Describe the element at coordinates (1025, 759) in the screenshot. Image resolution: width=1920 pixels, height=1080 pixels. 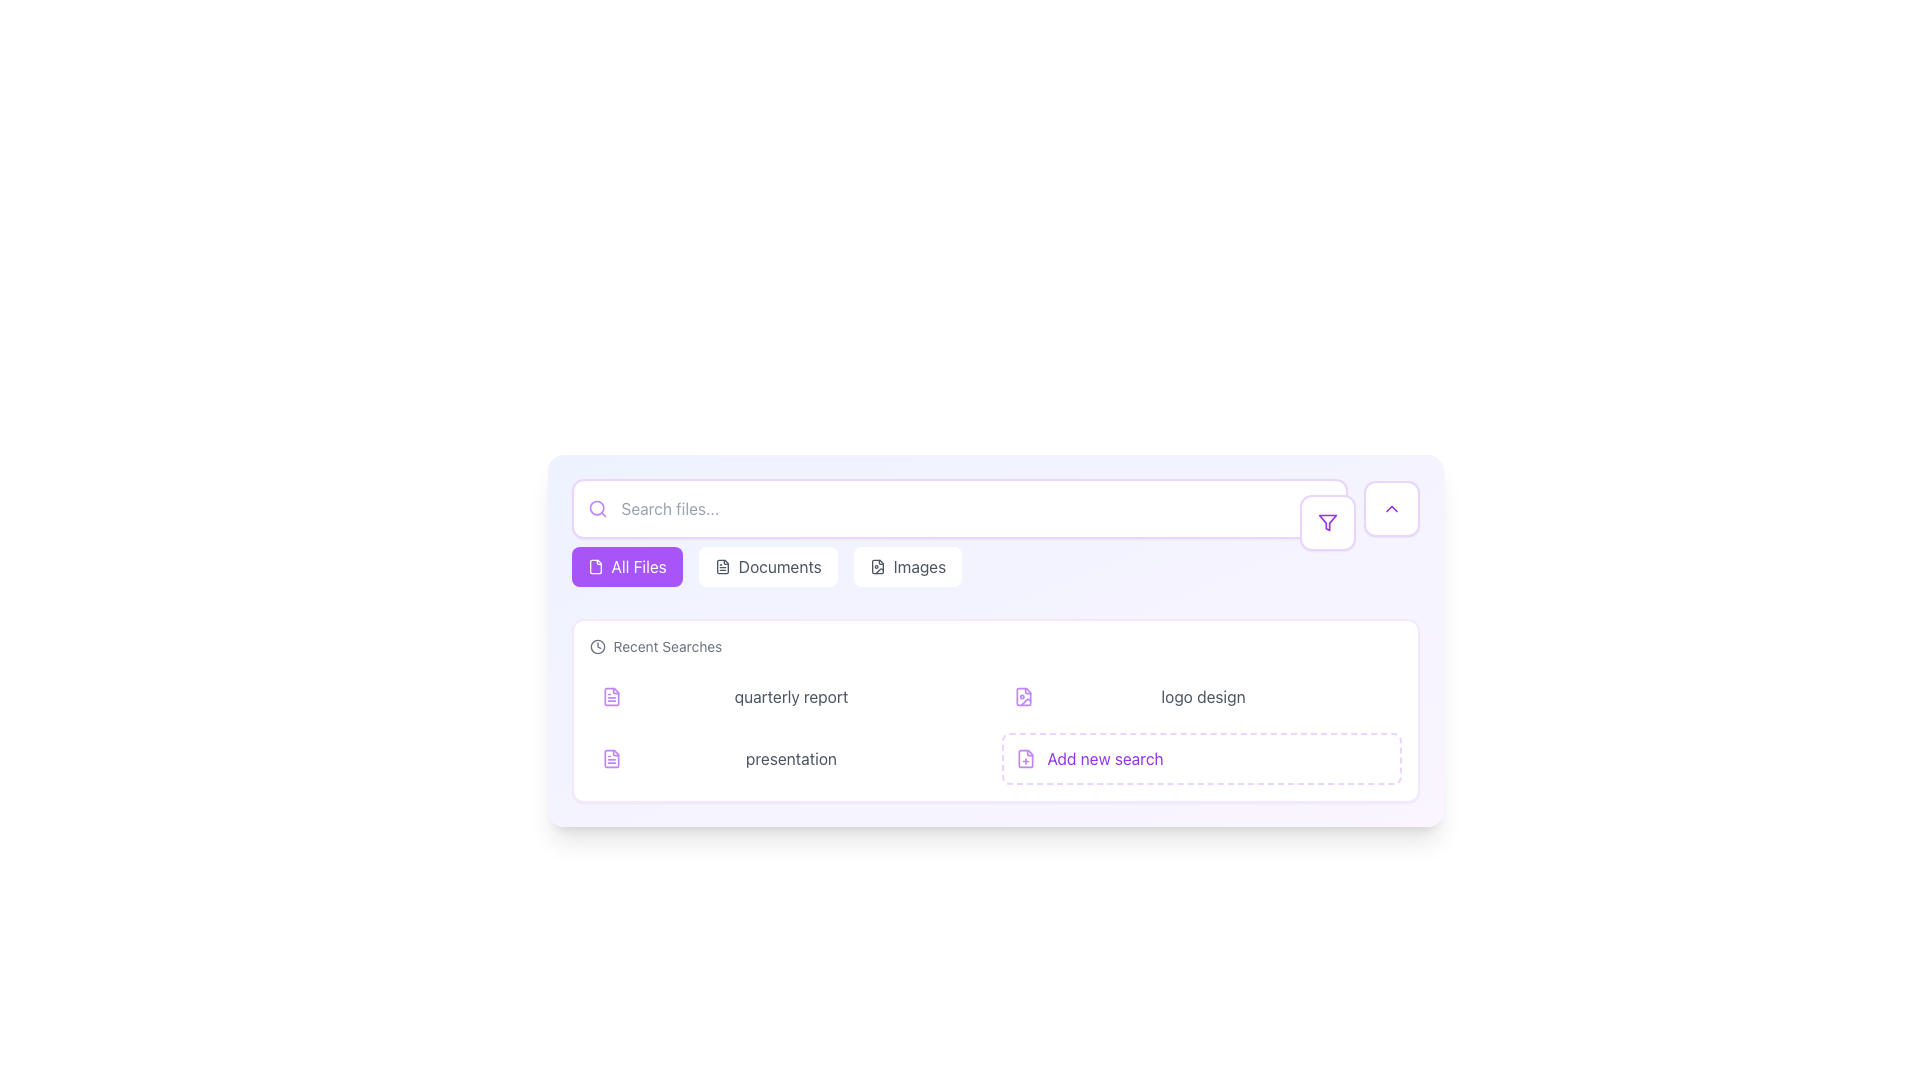
I see `the vector graphic element that is part of the document icon located in the bottom-right corner of the 'Recent Searches' section, associated with the 'Add new search' functionality` at that location.